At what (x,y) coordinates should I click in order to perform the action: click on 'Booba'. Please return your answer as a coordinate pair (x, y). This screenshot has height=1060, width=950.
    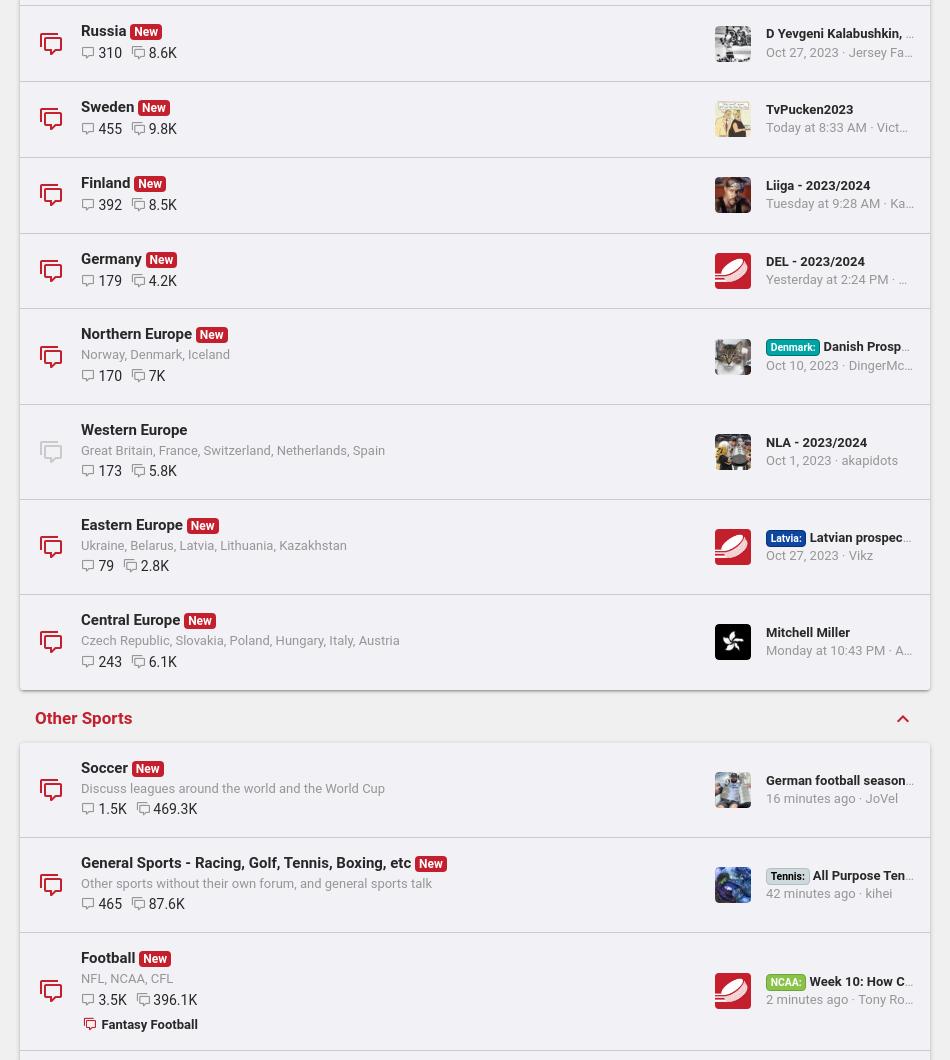
    Looking at the image, I should click on (576, 240).